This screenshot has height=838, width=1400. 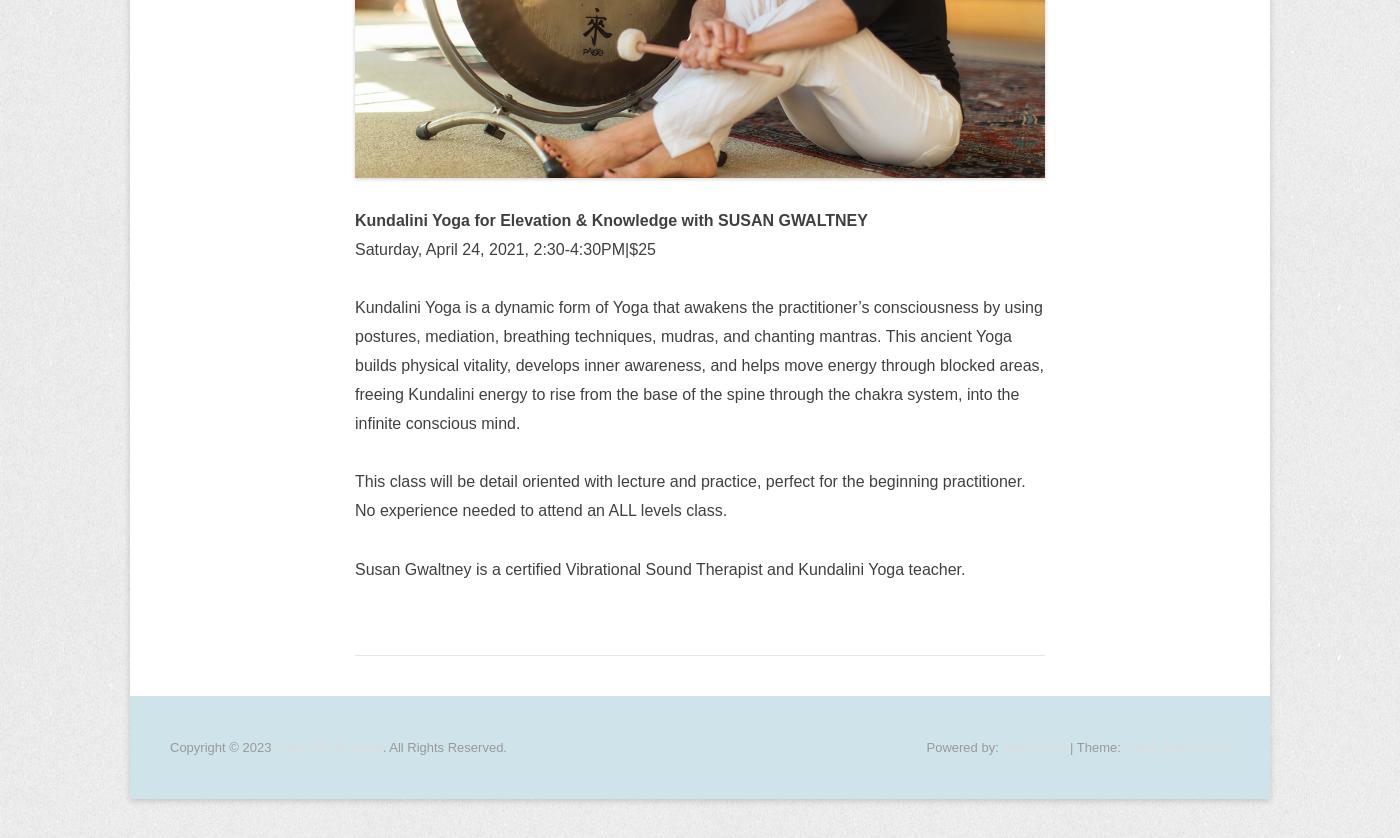 I want to click on 'Saturday, April 24, 2021, 2:30-4:30PM|$25', so click(x=504, y=247).